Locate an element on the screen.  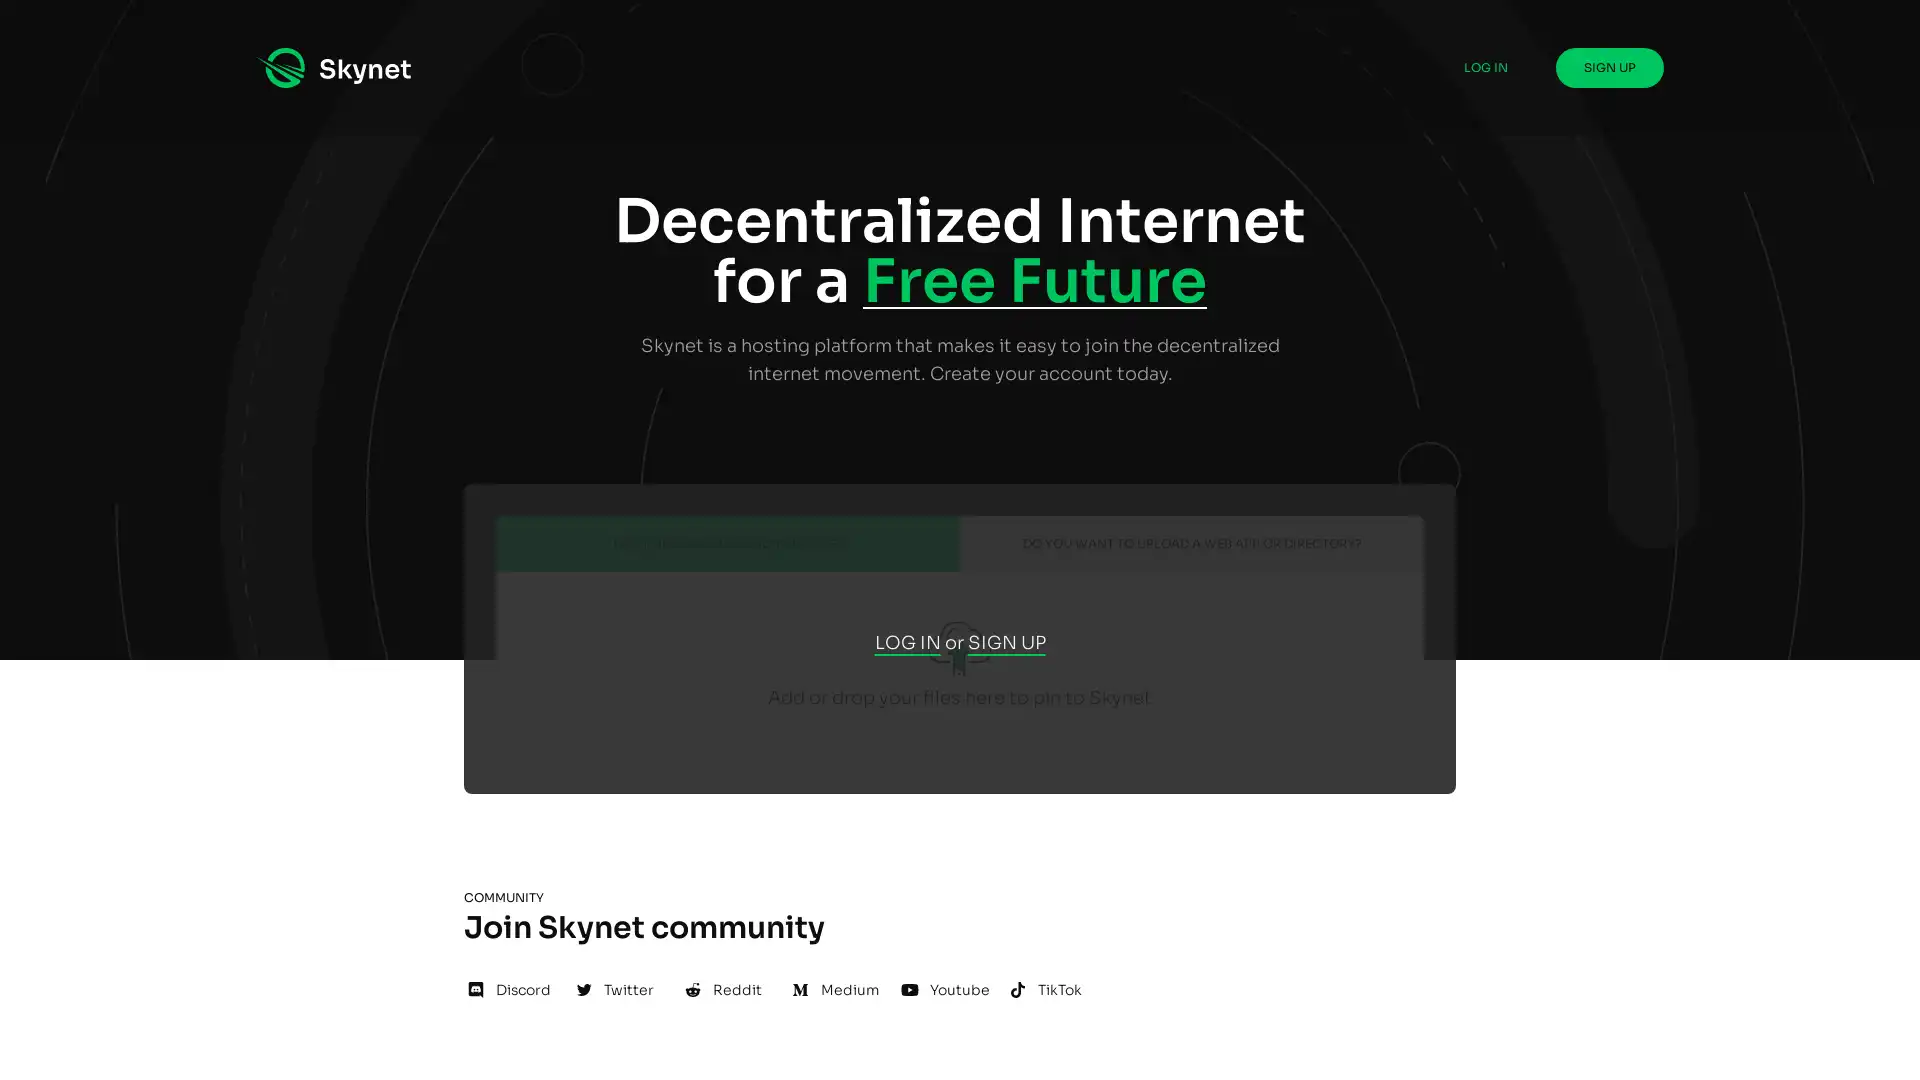
TRY IT NOW AND UPLOAD YOUR FILES is located at coordinates (727, 543).